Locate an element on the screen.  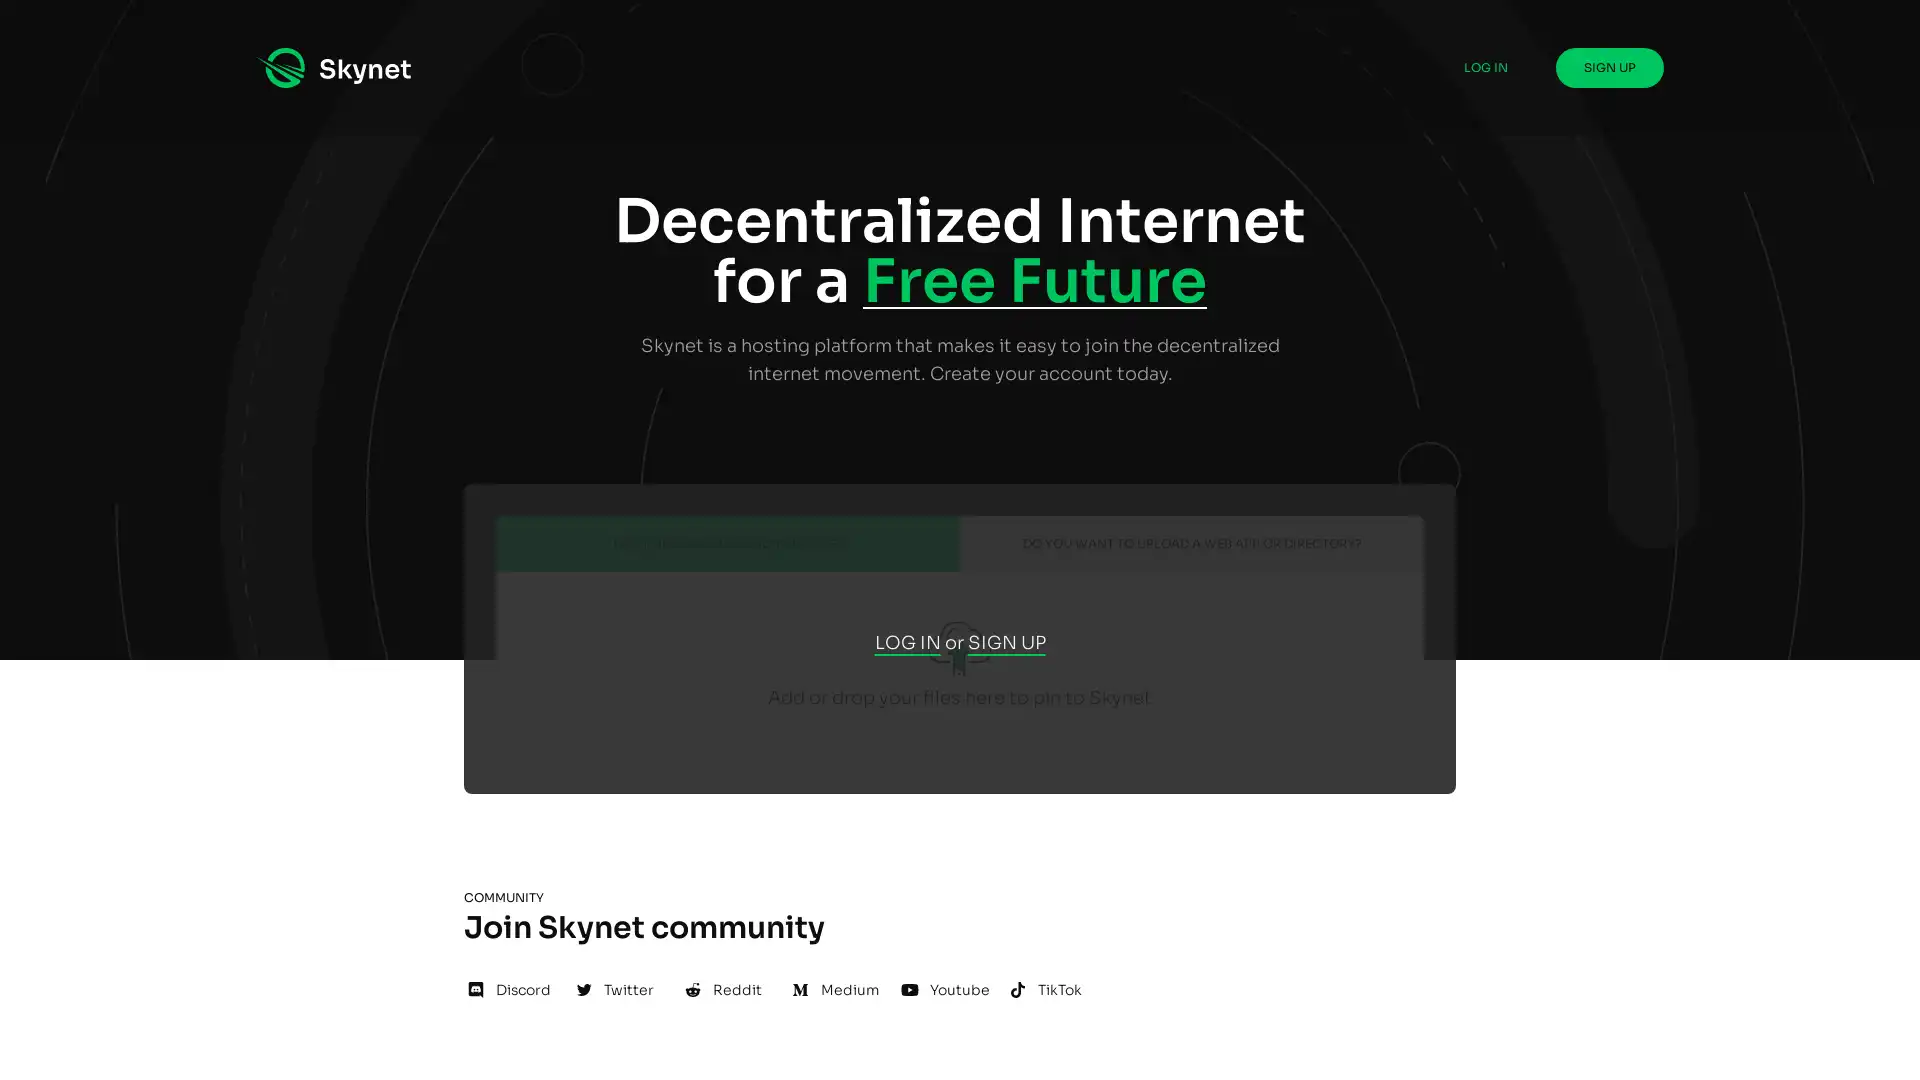
TRY IT NOW AND UPLOAD YOUR FILES is located at coordinates (727, 543).